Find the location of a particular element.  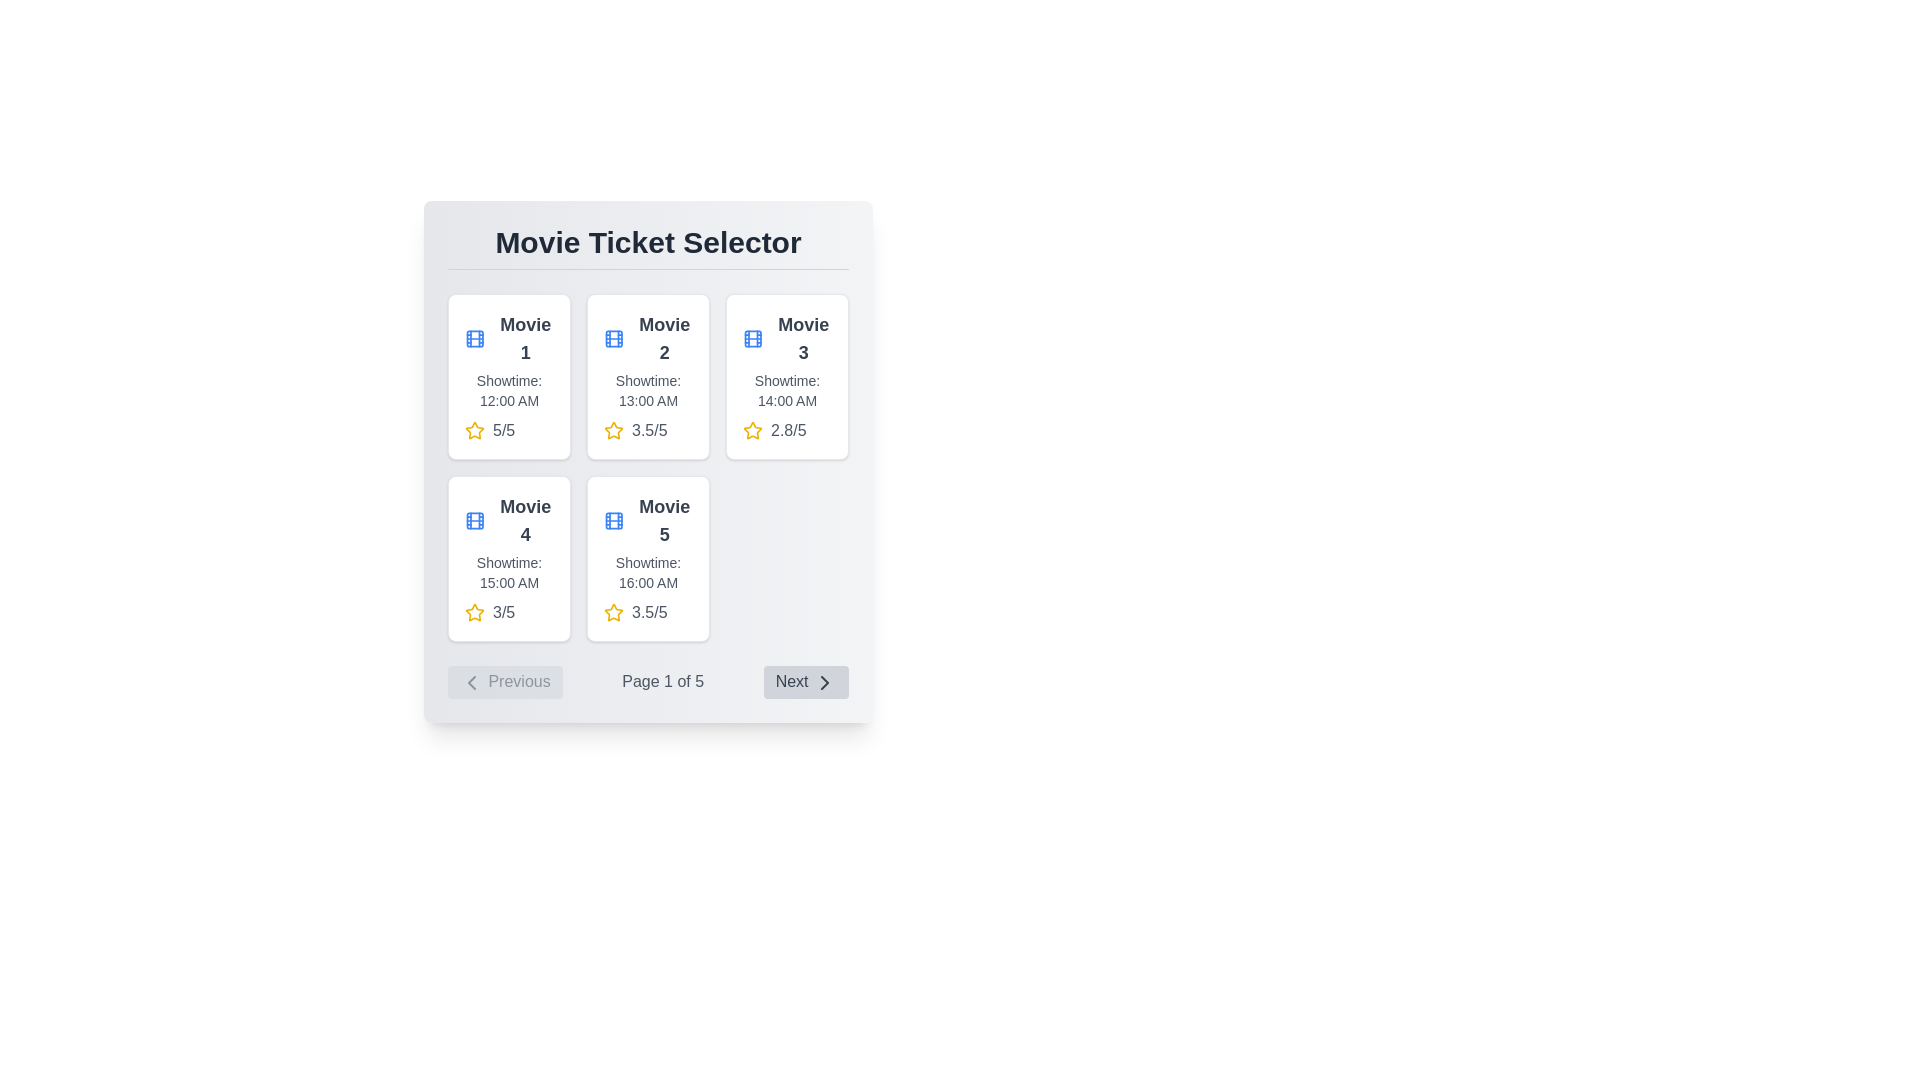

the star icon representing ratings located beneath the 'Movie 5' heading and the showtime label, which is a yellow star with a central white hollow area is located at coordinates (613, 611).